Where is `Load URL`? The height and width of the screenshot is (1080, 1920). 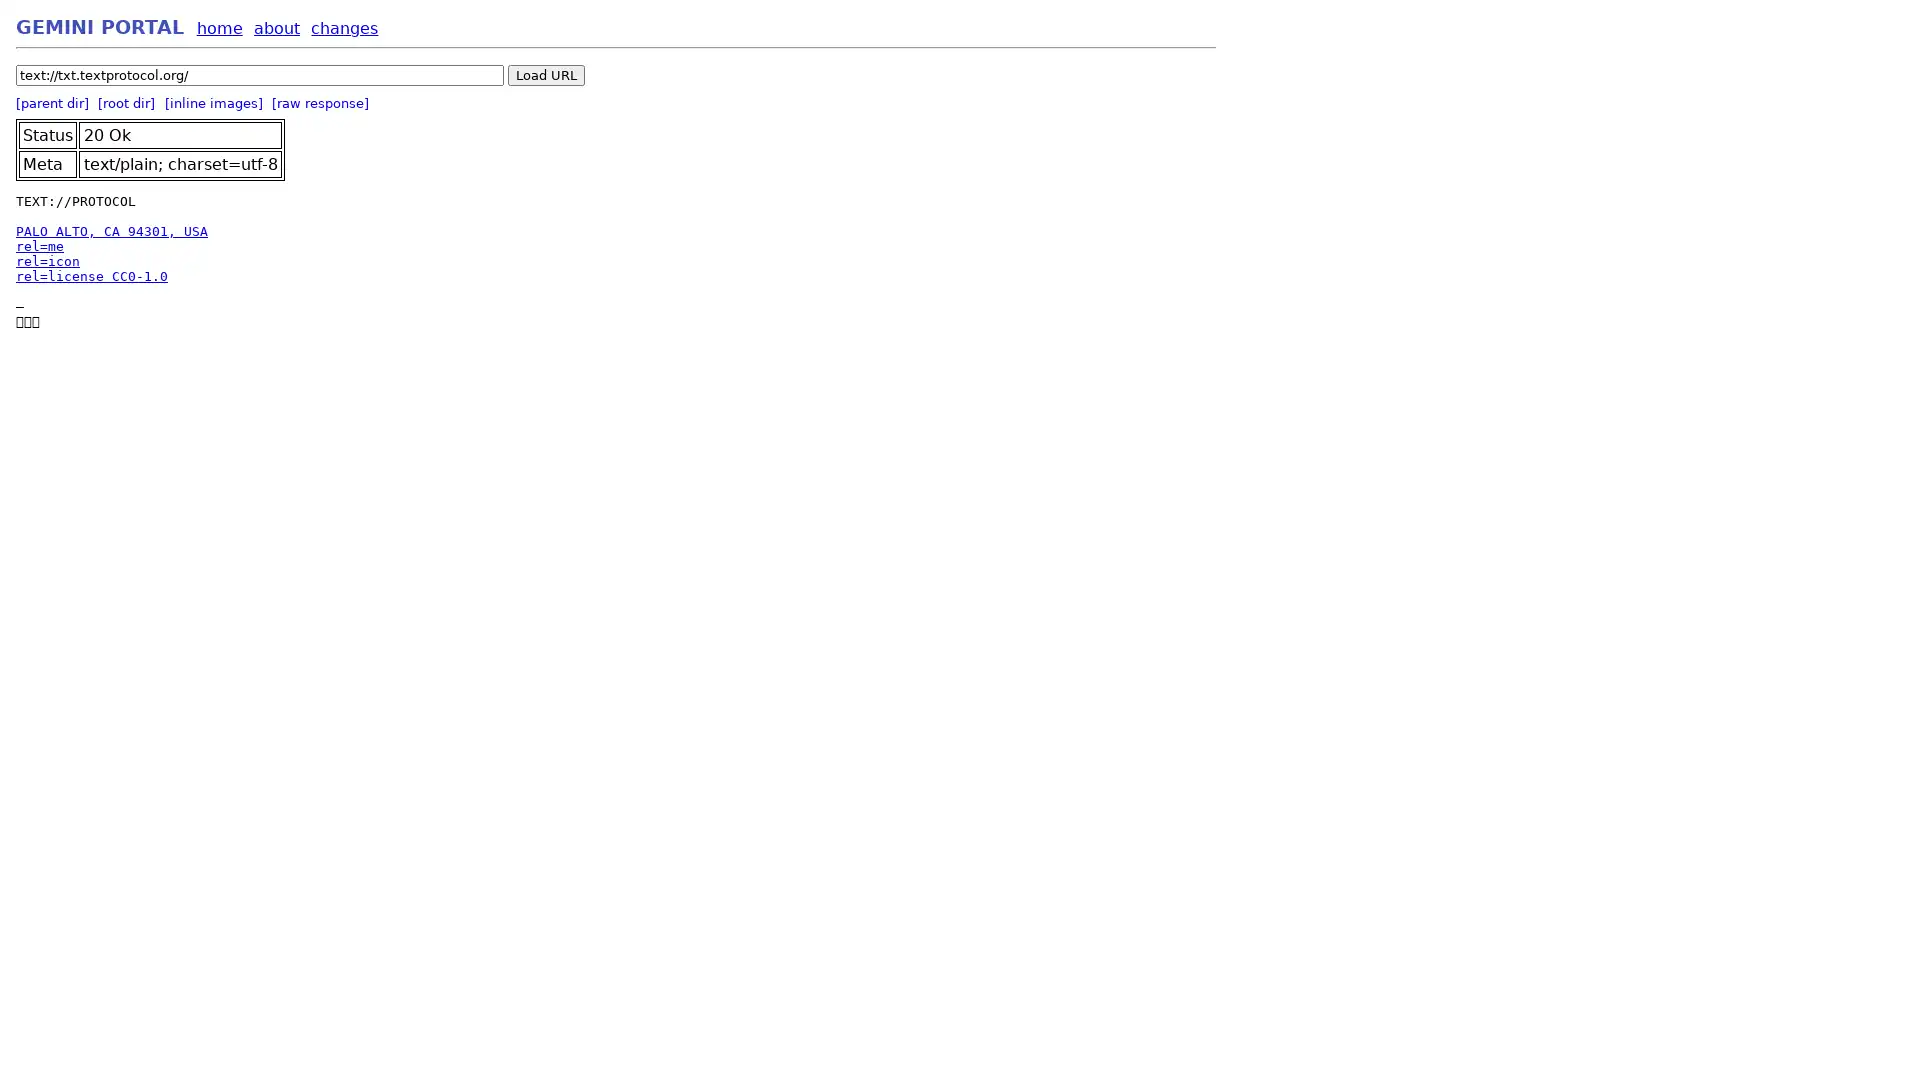 Load URL is located at coordinates (546, 74).